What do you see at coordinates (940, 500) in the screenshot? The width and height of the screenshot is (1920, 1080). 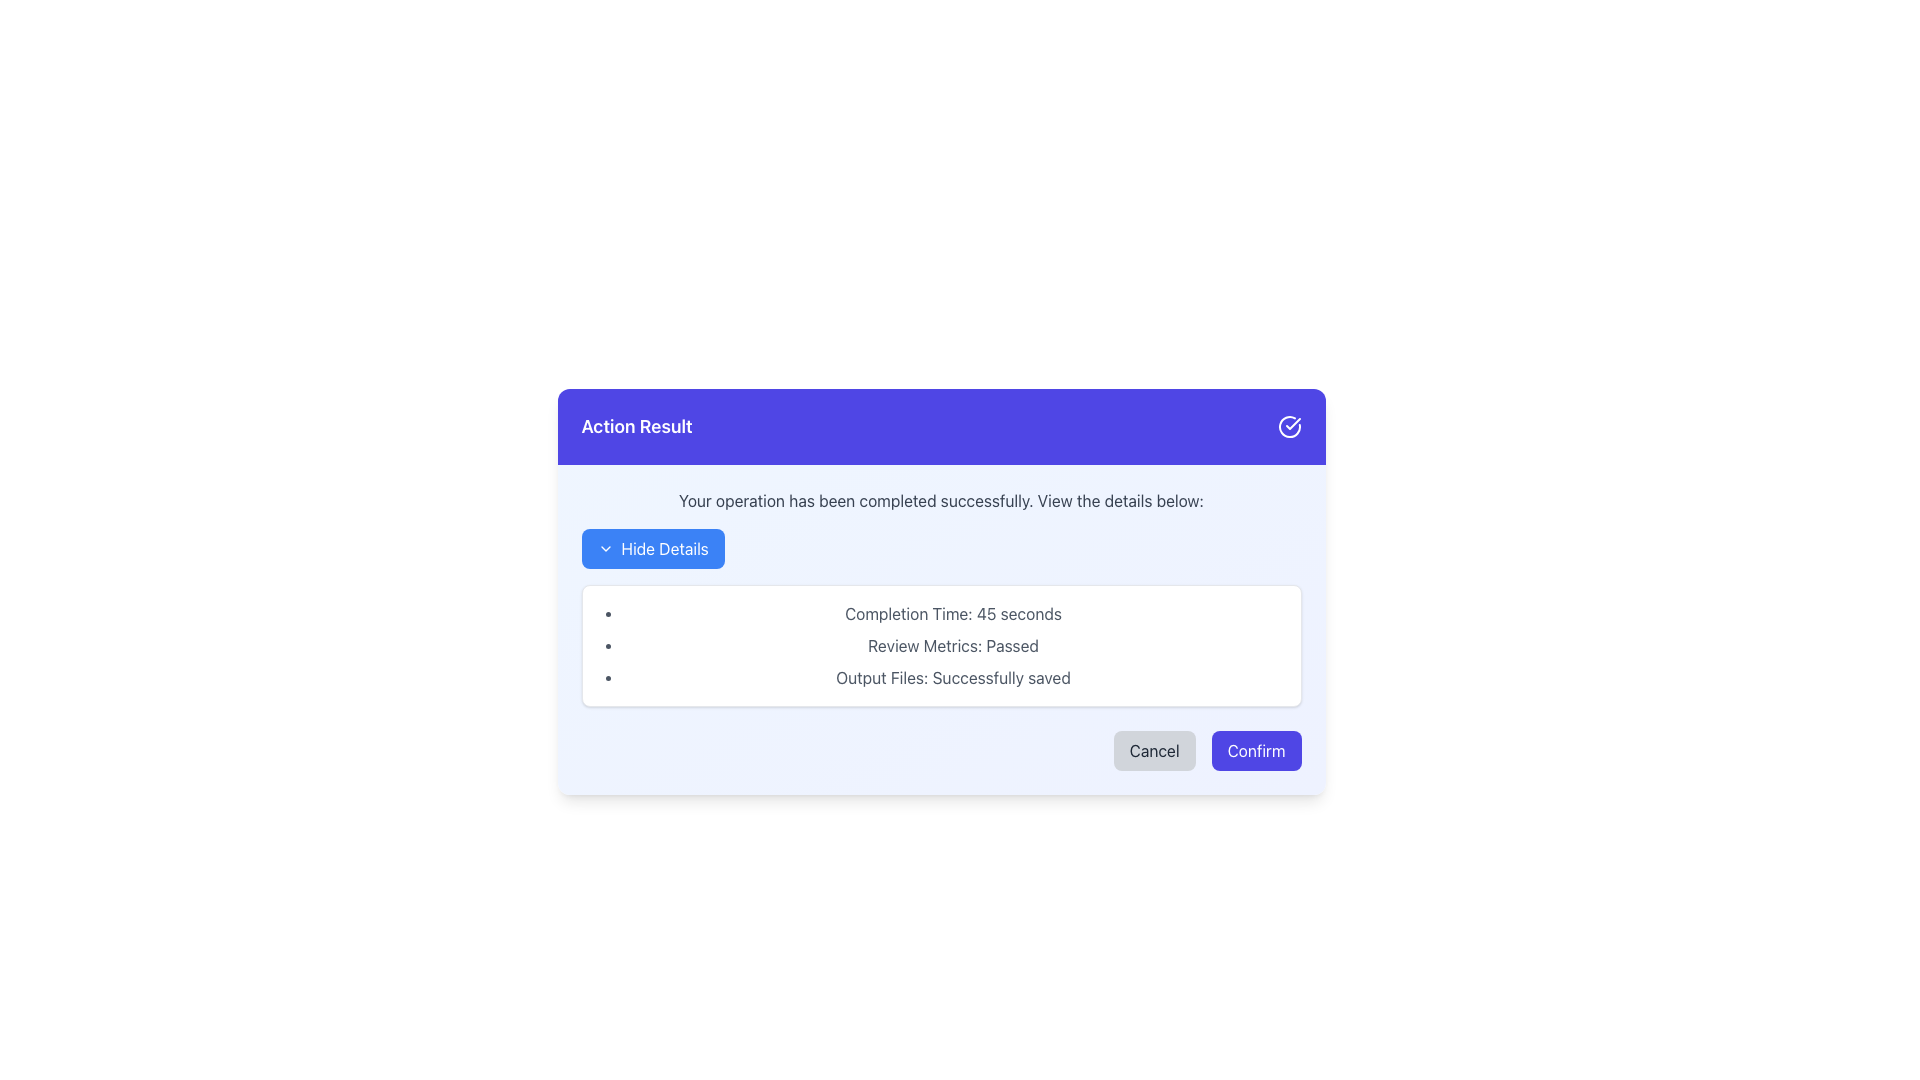 I see `static text displaying the message 'Your operation has been completed successfully. View the details below:' located at the top of the summary section in the modal overlay` at bounding box center [940, 500].